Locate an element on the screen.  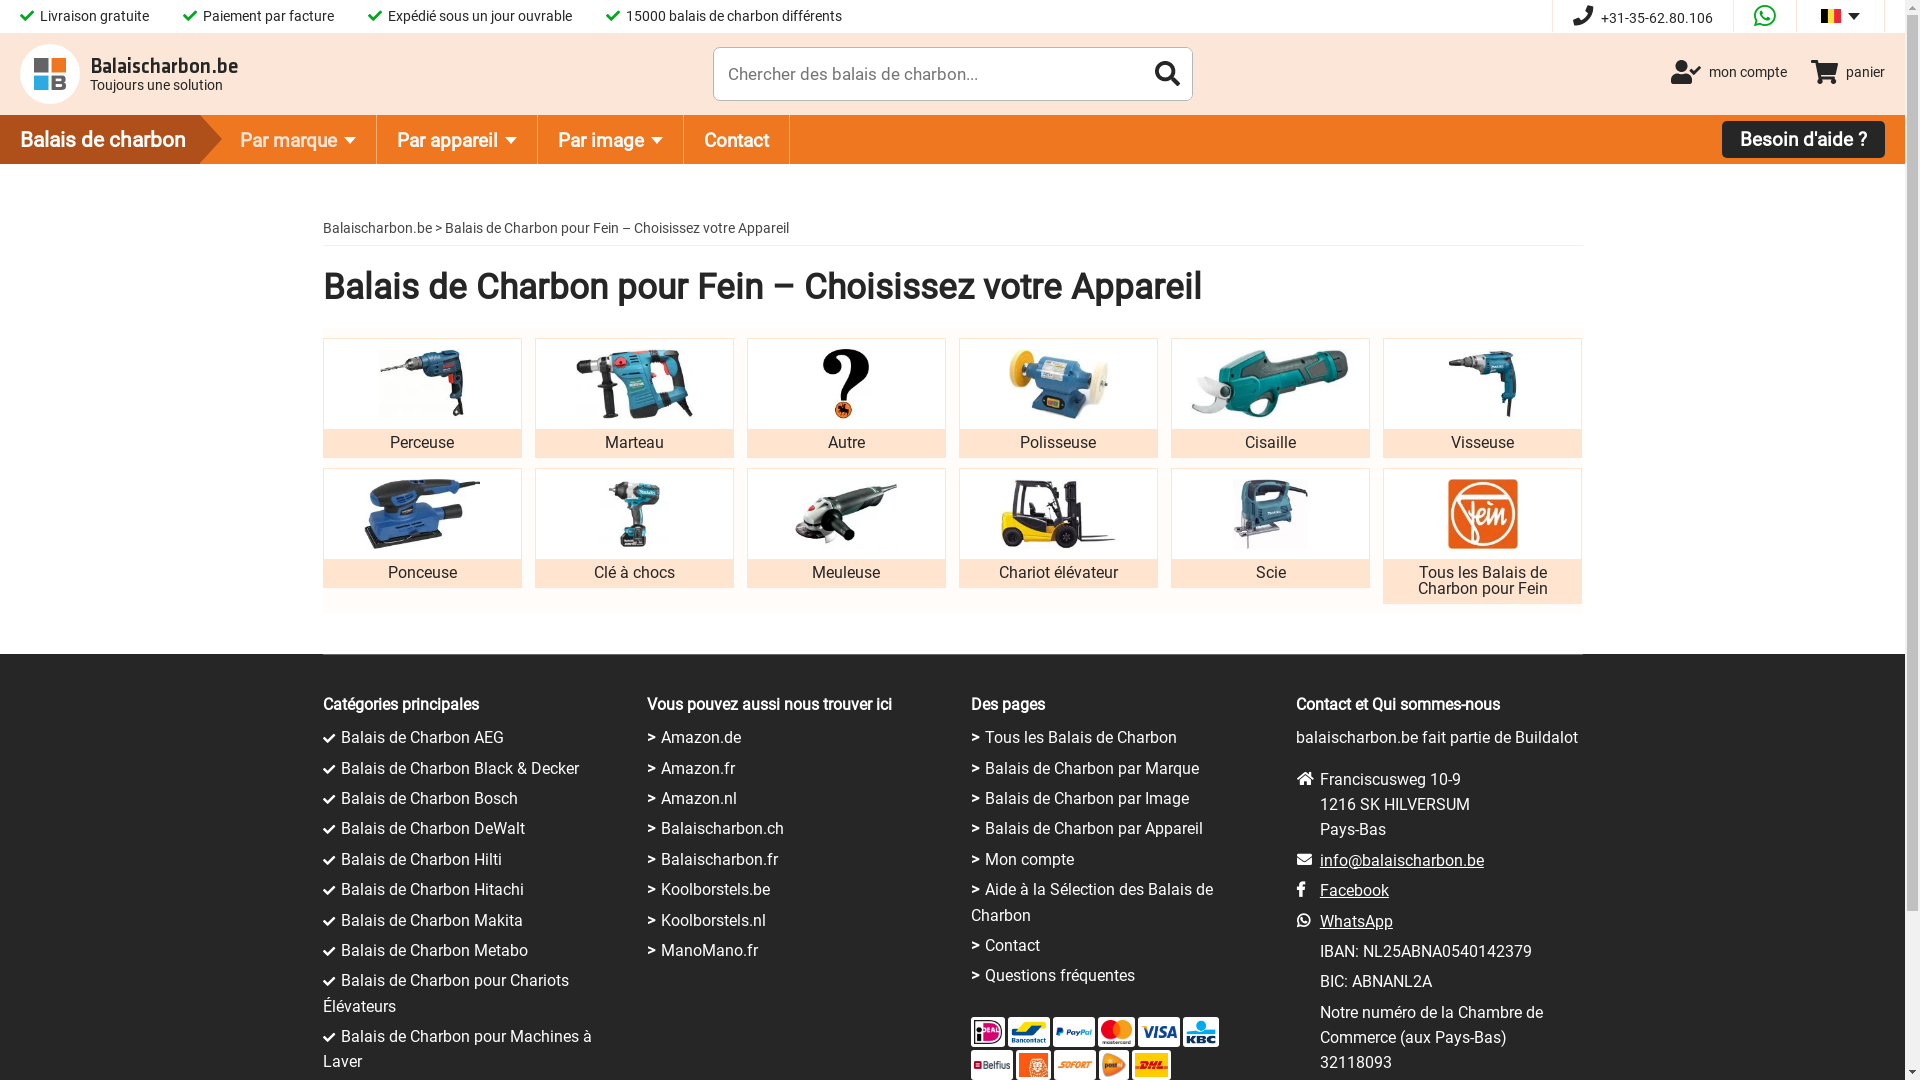
'Par appareil' is located at coordinates (456, 138).